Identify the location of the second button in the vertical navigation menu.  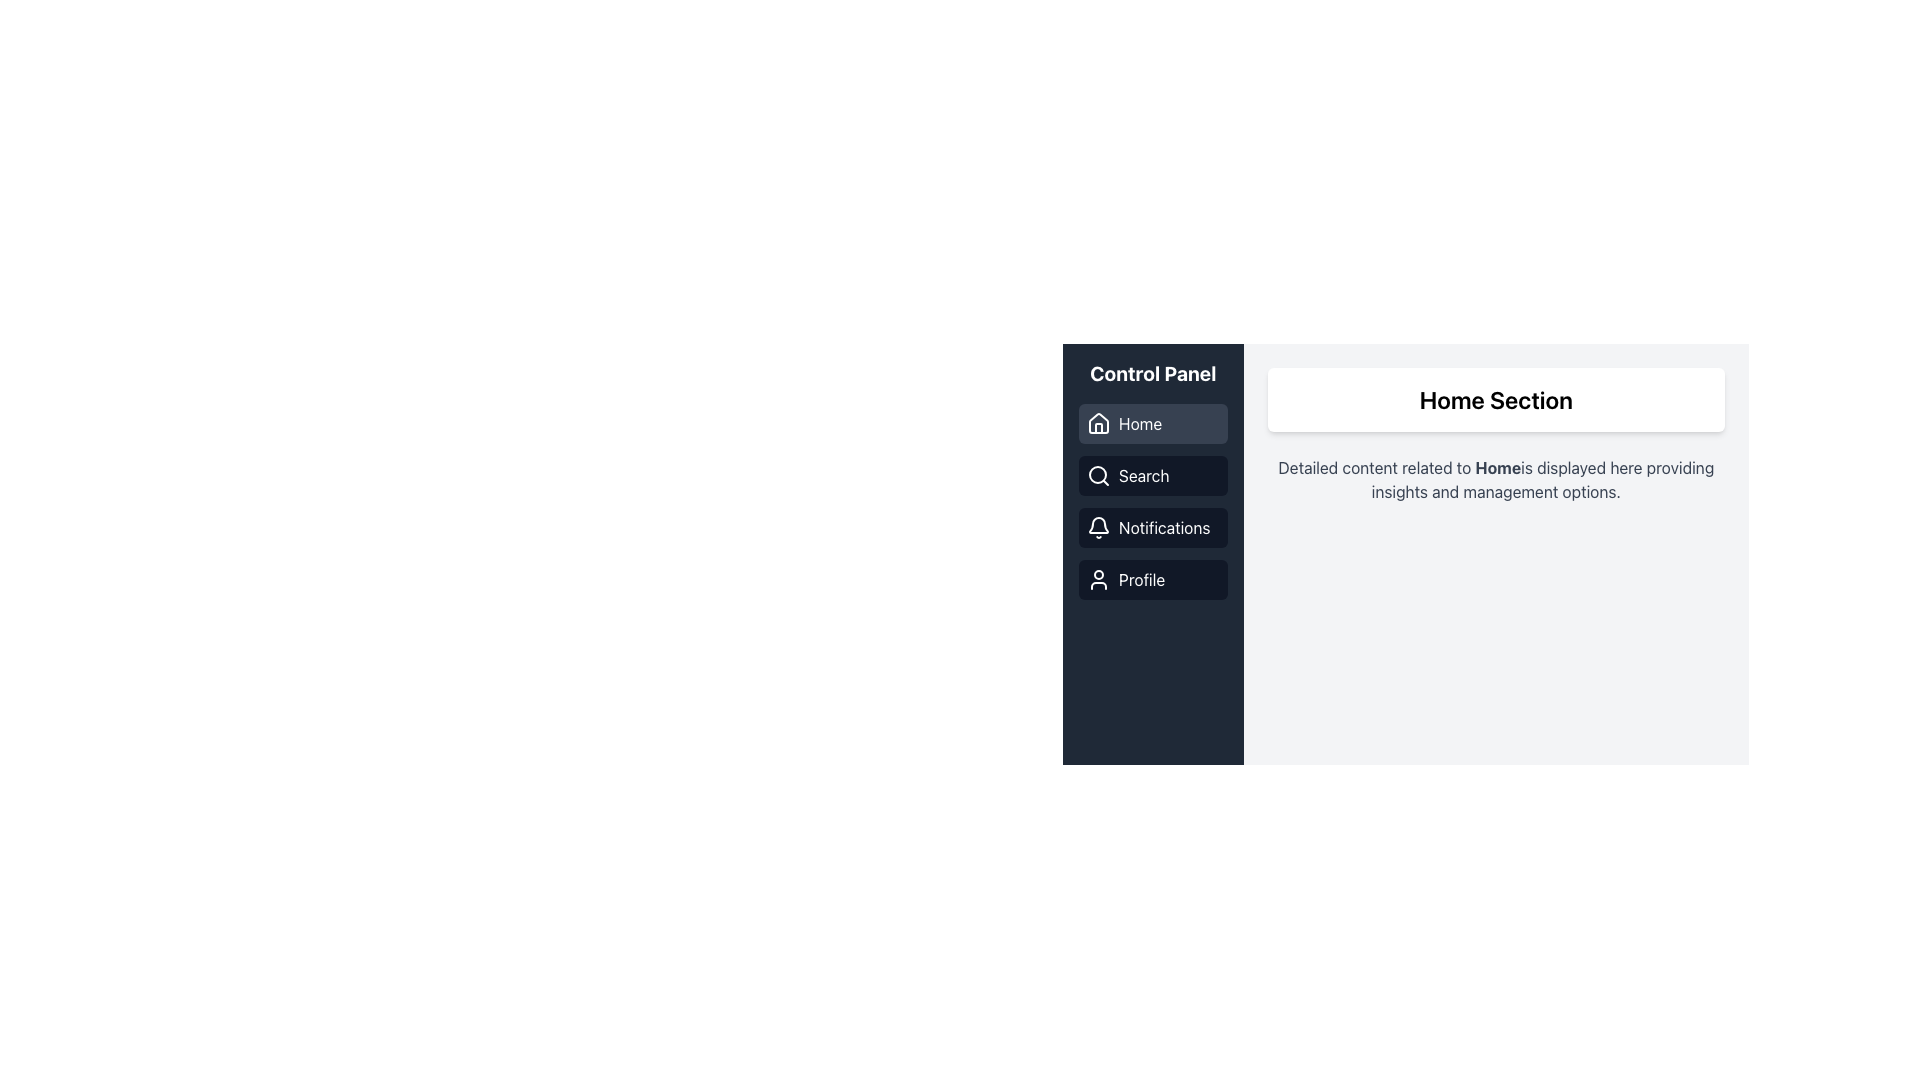
(1153, 475).